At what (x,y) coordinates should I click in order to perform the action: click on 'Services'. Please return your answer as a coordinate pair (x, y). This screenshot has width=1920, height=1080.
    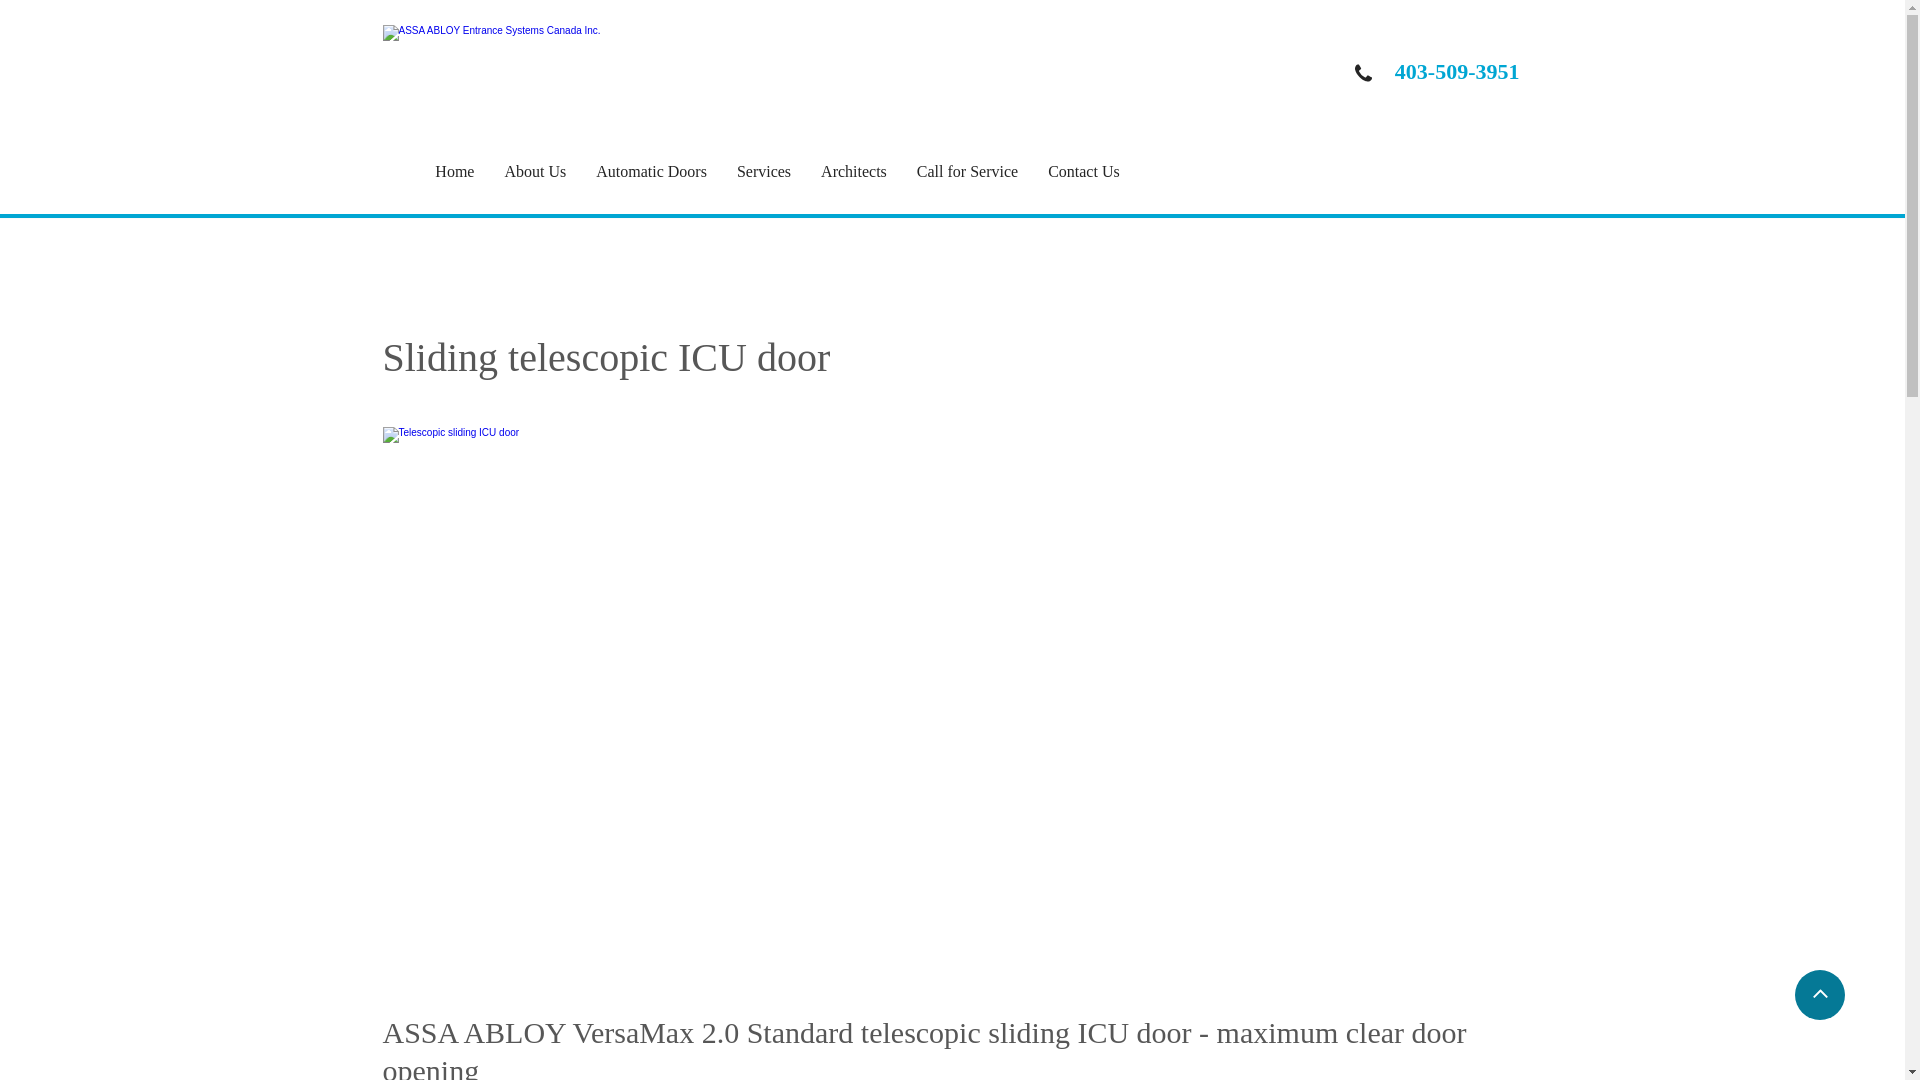
    Looking at the image, I should click on (777, 171).